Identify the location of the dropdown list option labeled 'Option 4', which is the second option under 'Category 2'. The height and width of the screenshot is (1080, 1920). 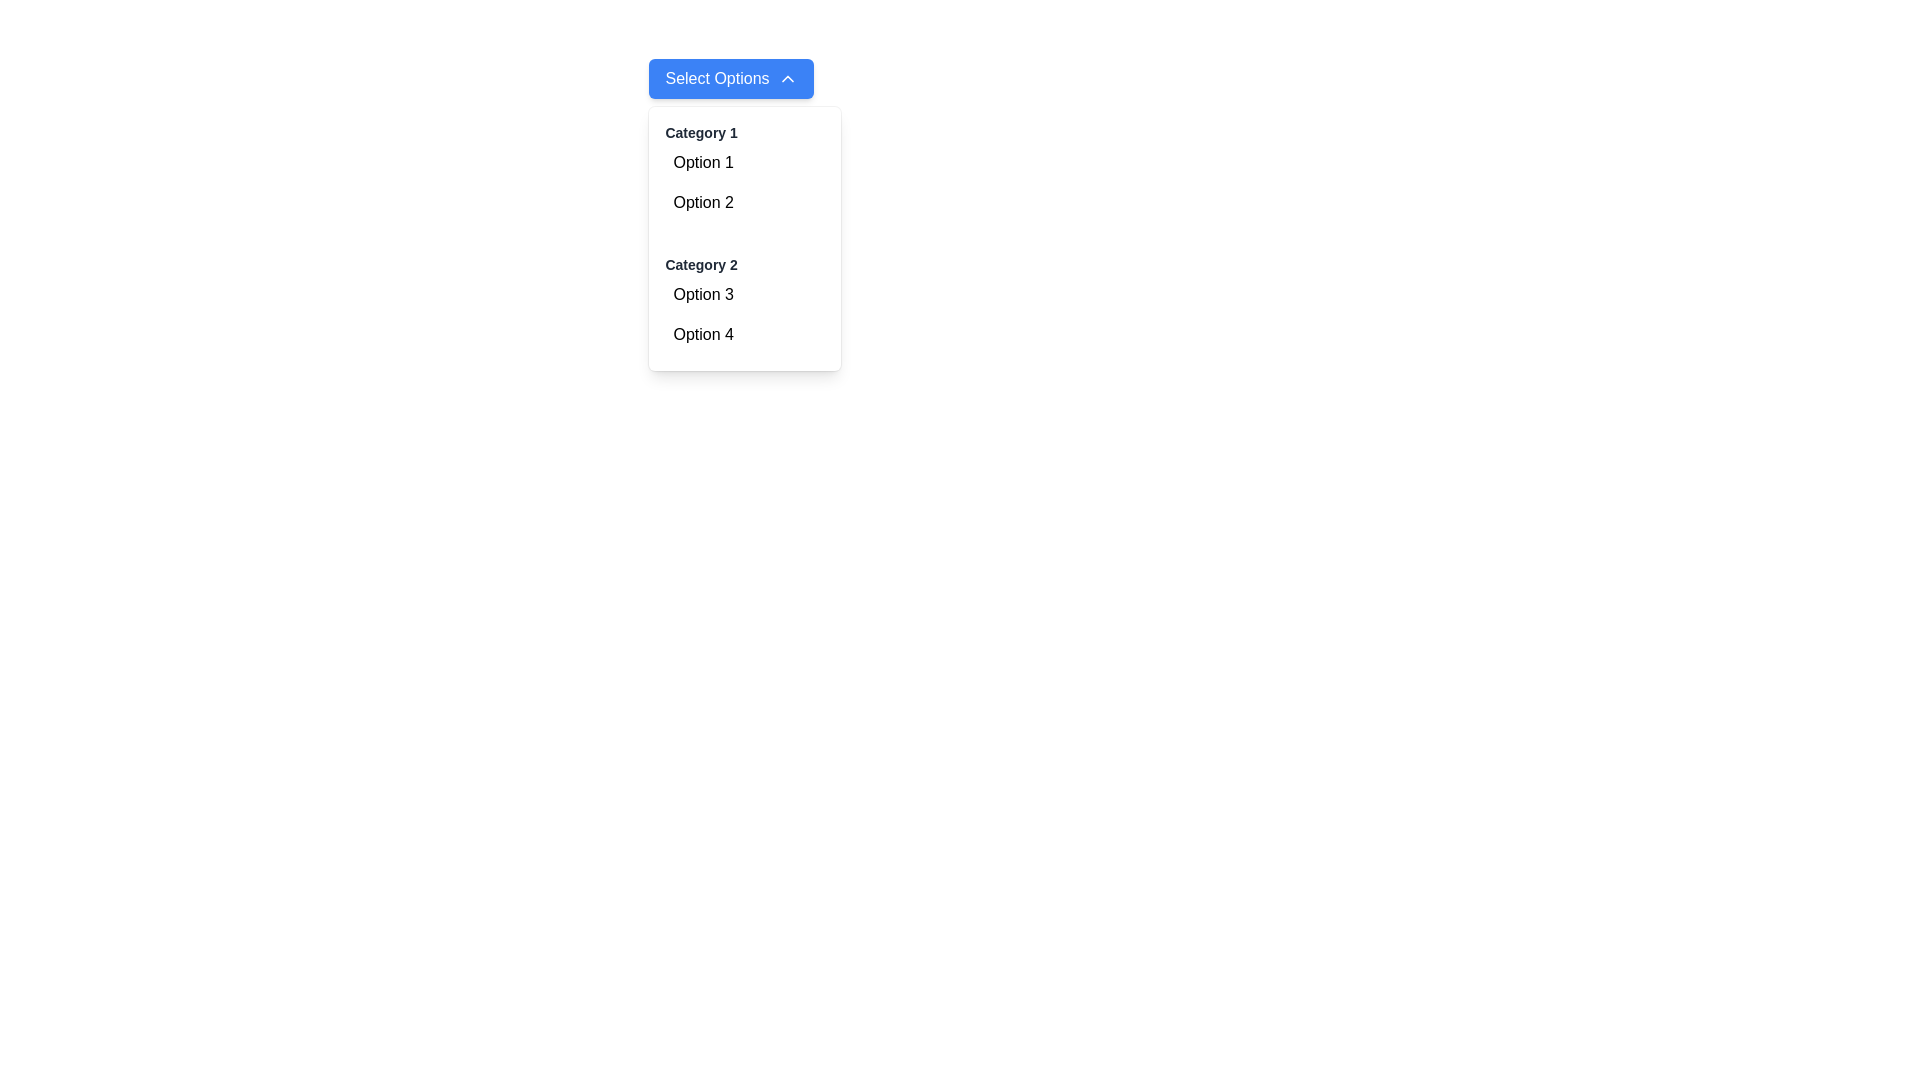
(744, 334).